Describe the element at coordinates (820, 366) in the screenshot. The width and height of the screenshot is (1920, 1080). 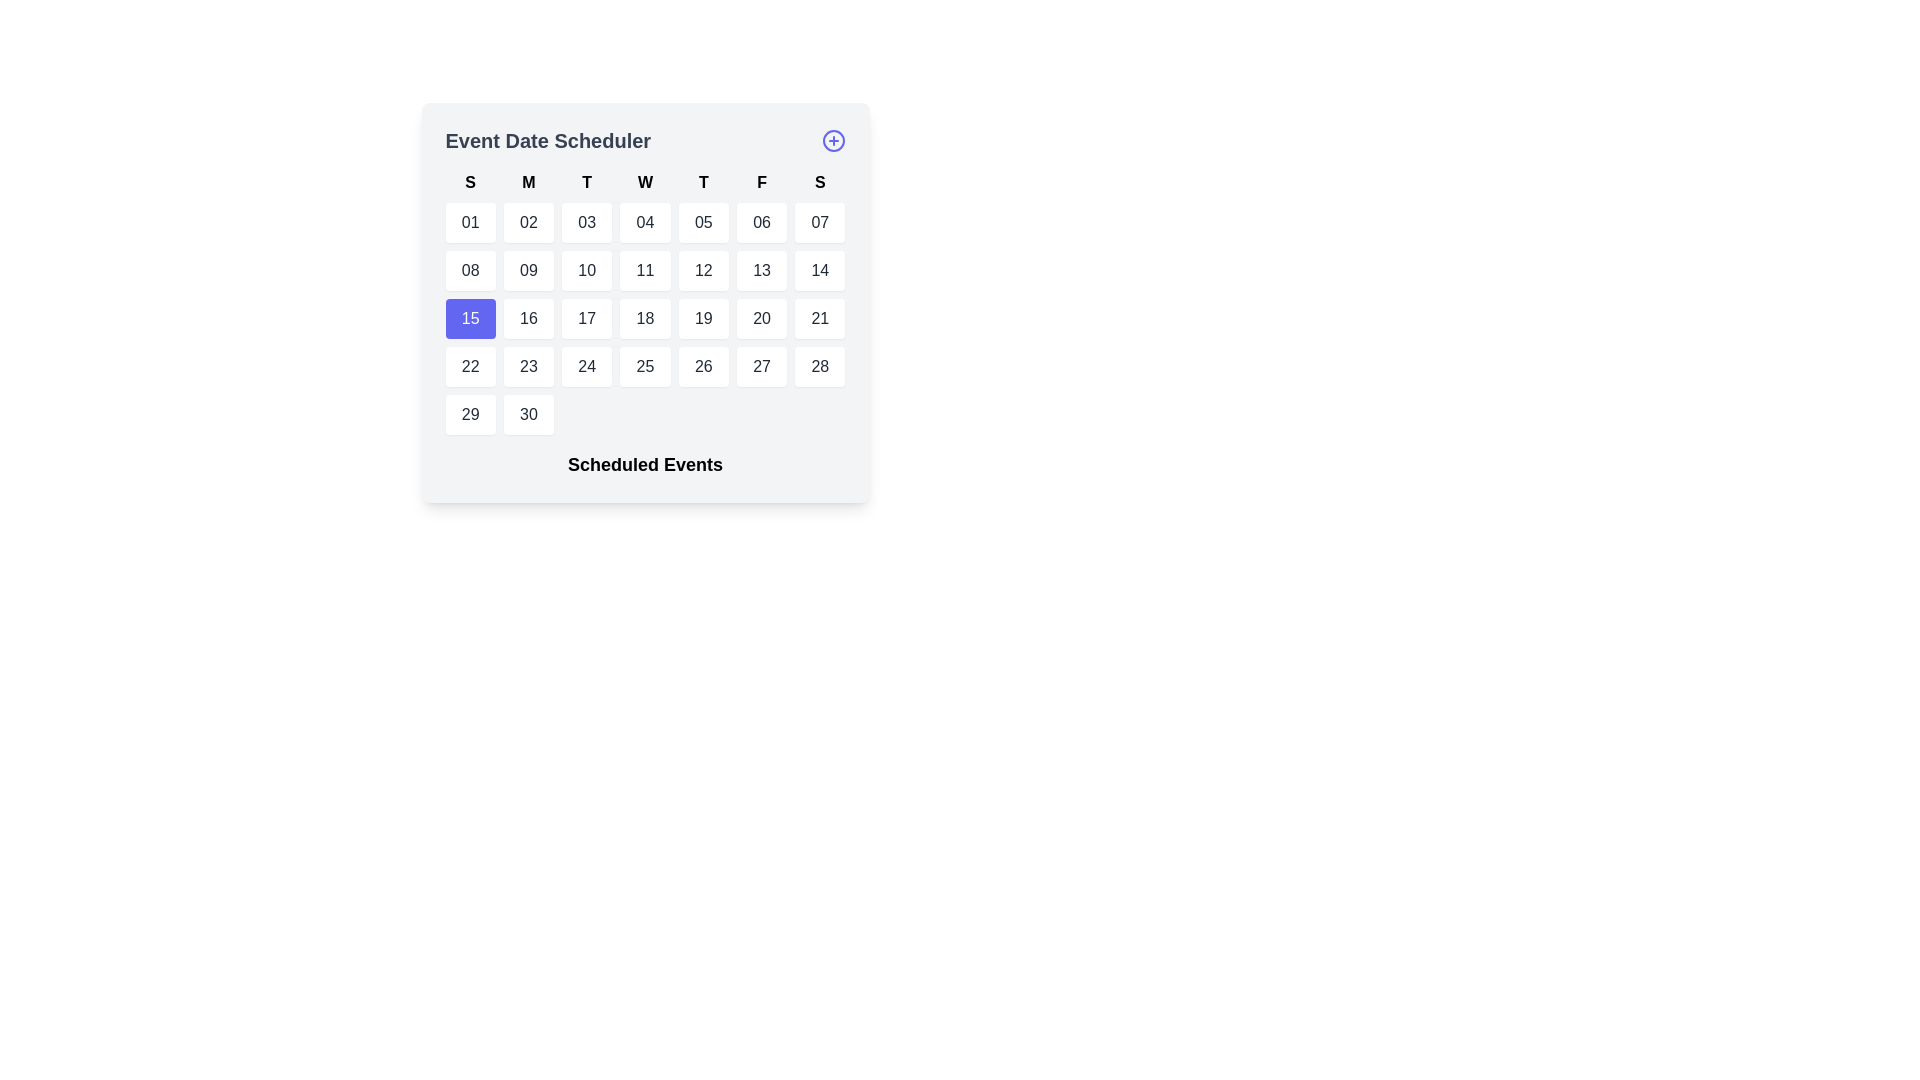
I see `the small rectangular button with rounded corners displaying the number '28' located in the bottom-right corner of the calendar grid under the Saturday column` at that location.